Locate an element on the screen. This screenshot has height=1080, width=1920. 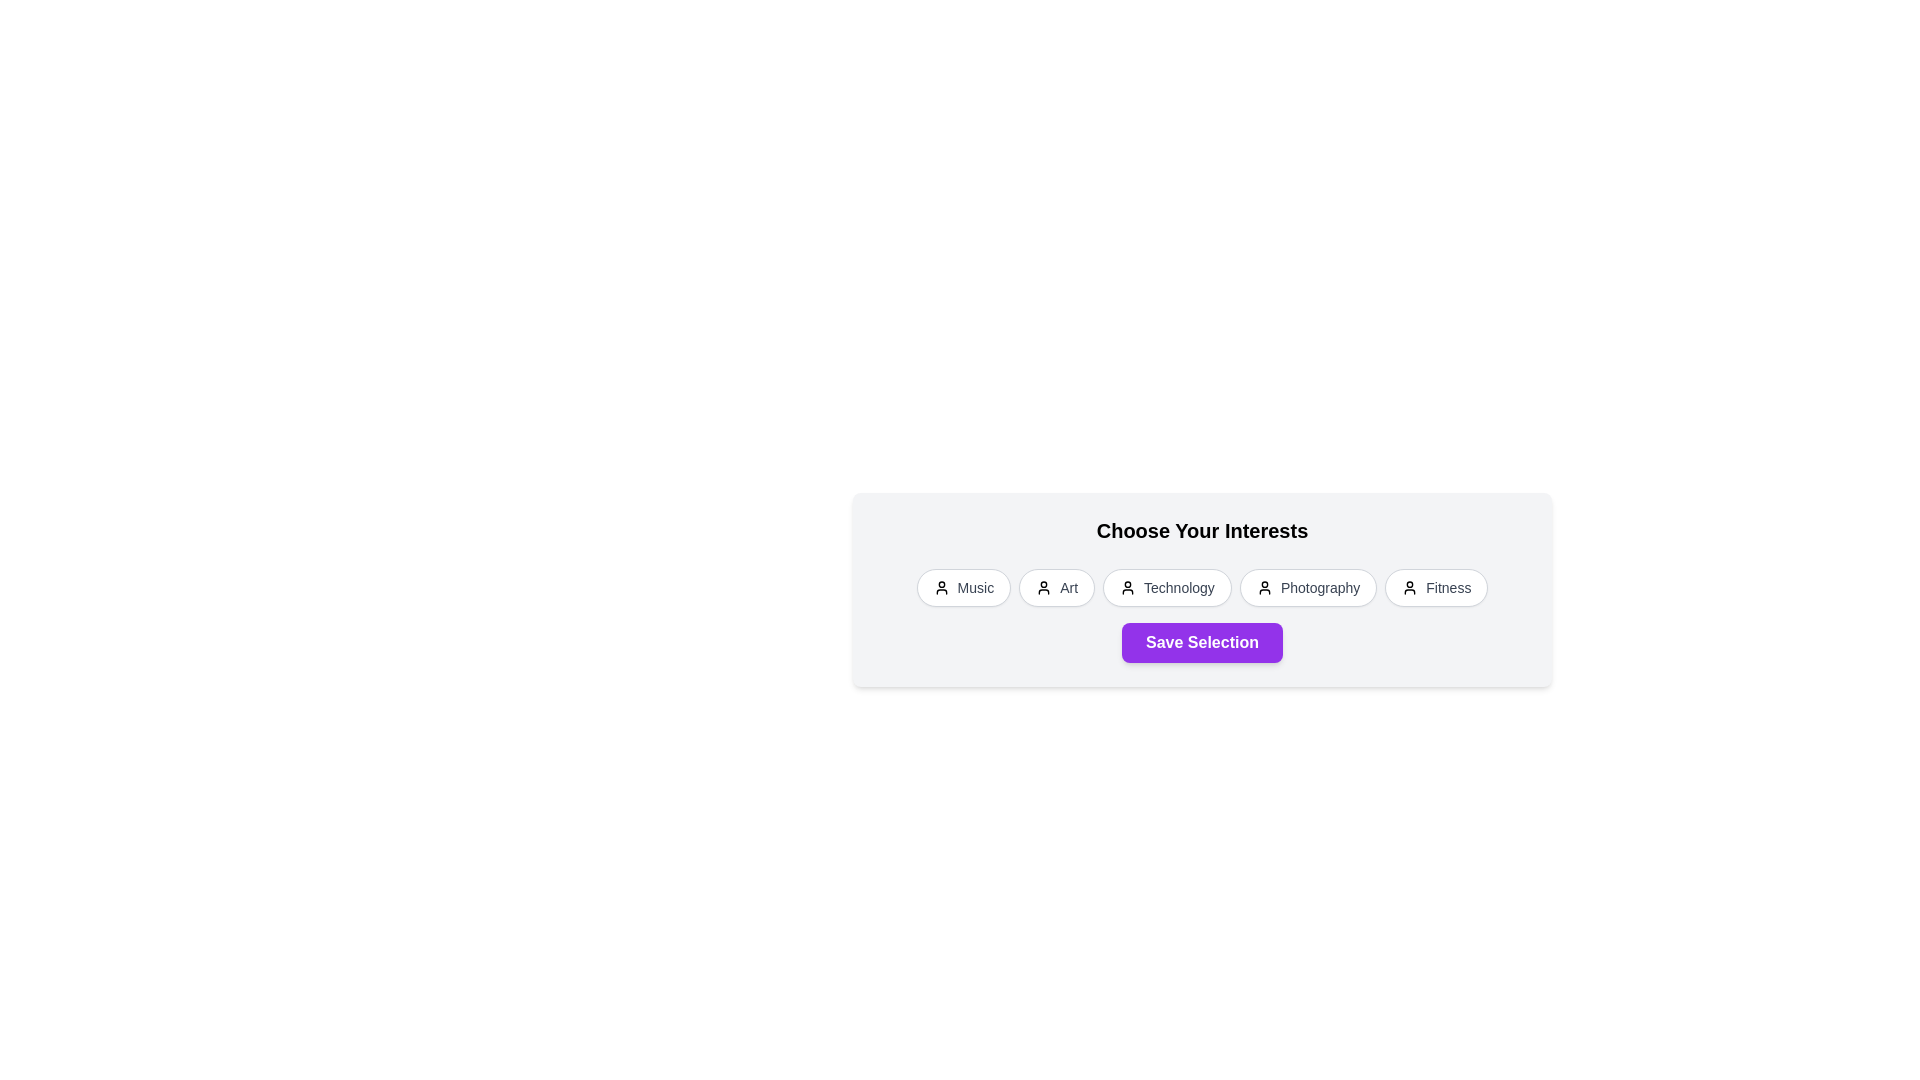
the interest chip labeled 'Photography' is located at coordinates (1308, 586).